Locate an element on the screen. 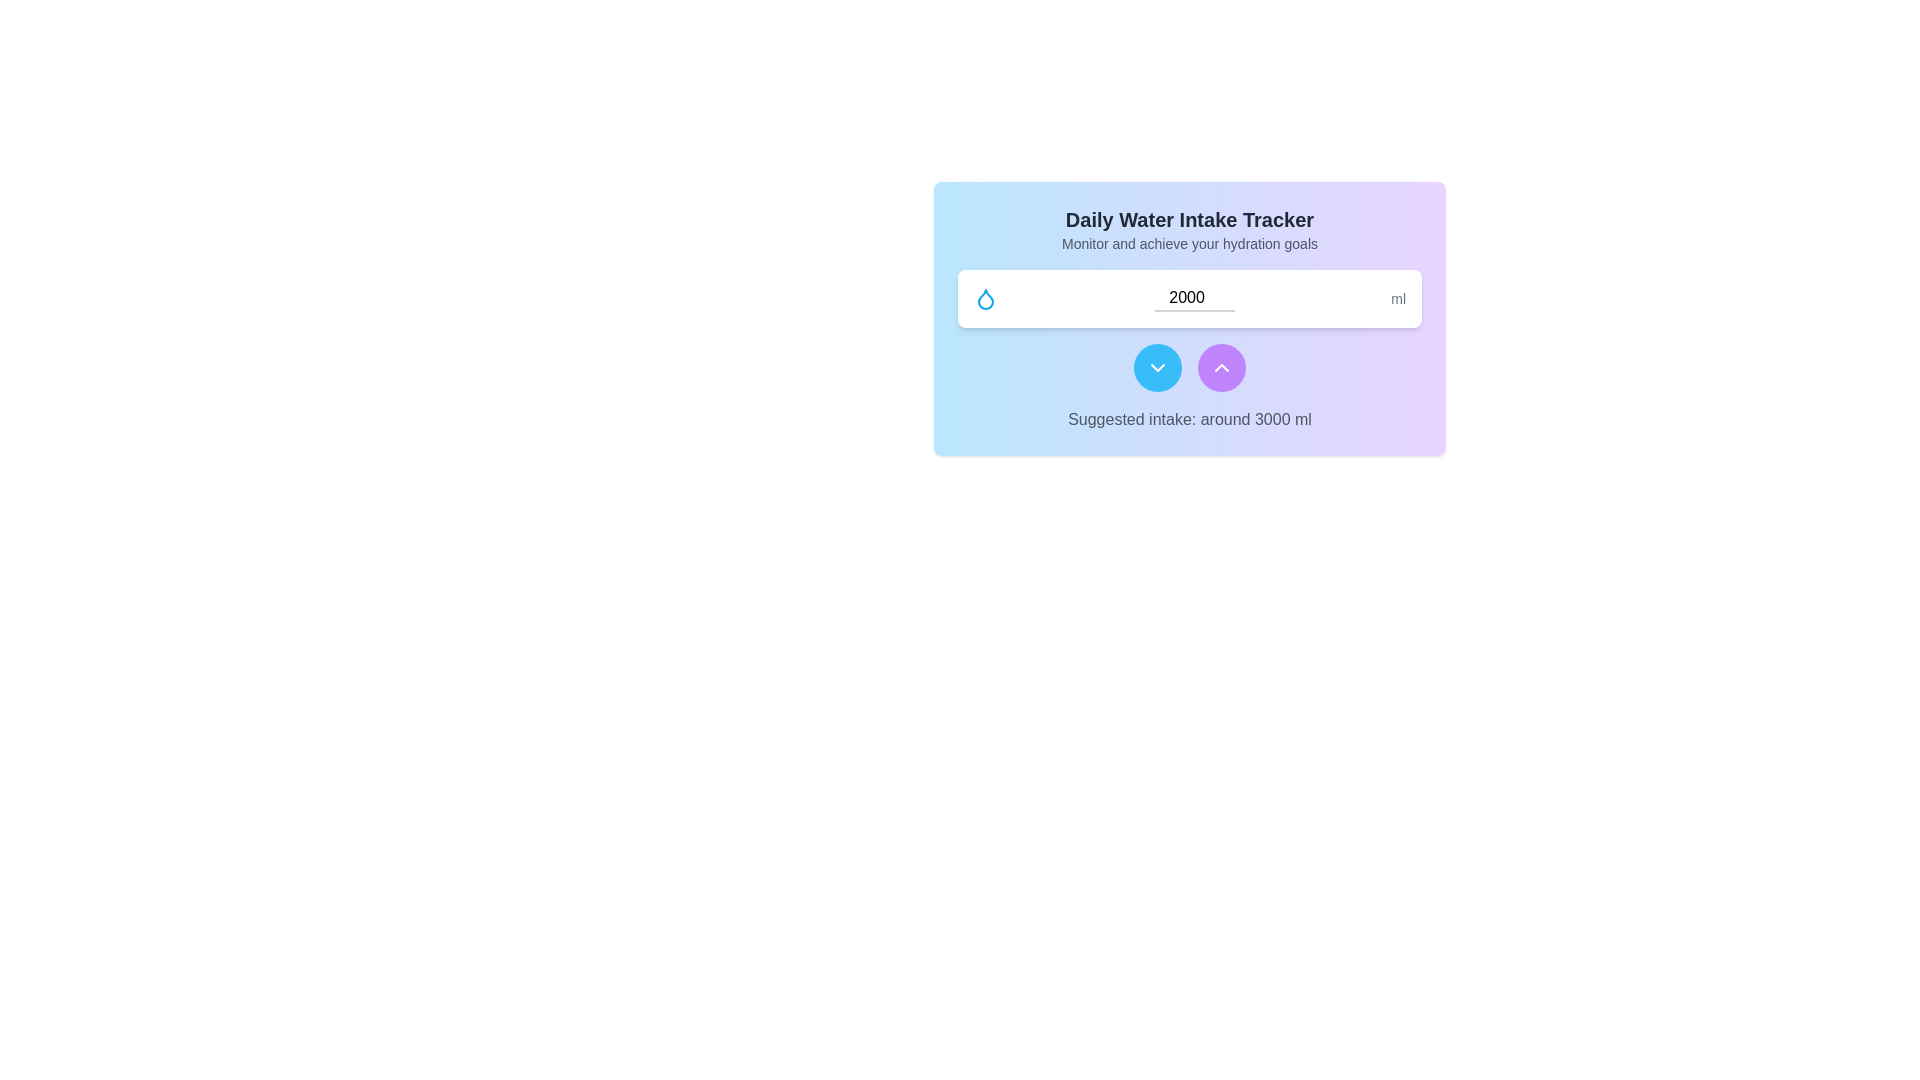  the circular button with a purple background and a white upwards arrow icon, located to the right of the blue button with a downward white arrow is located at coordinates (1221, 367).